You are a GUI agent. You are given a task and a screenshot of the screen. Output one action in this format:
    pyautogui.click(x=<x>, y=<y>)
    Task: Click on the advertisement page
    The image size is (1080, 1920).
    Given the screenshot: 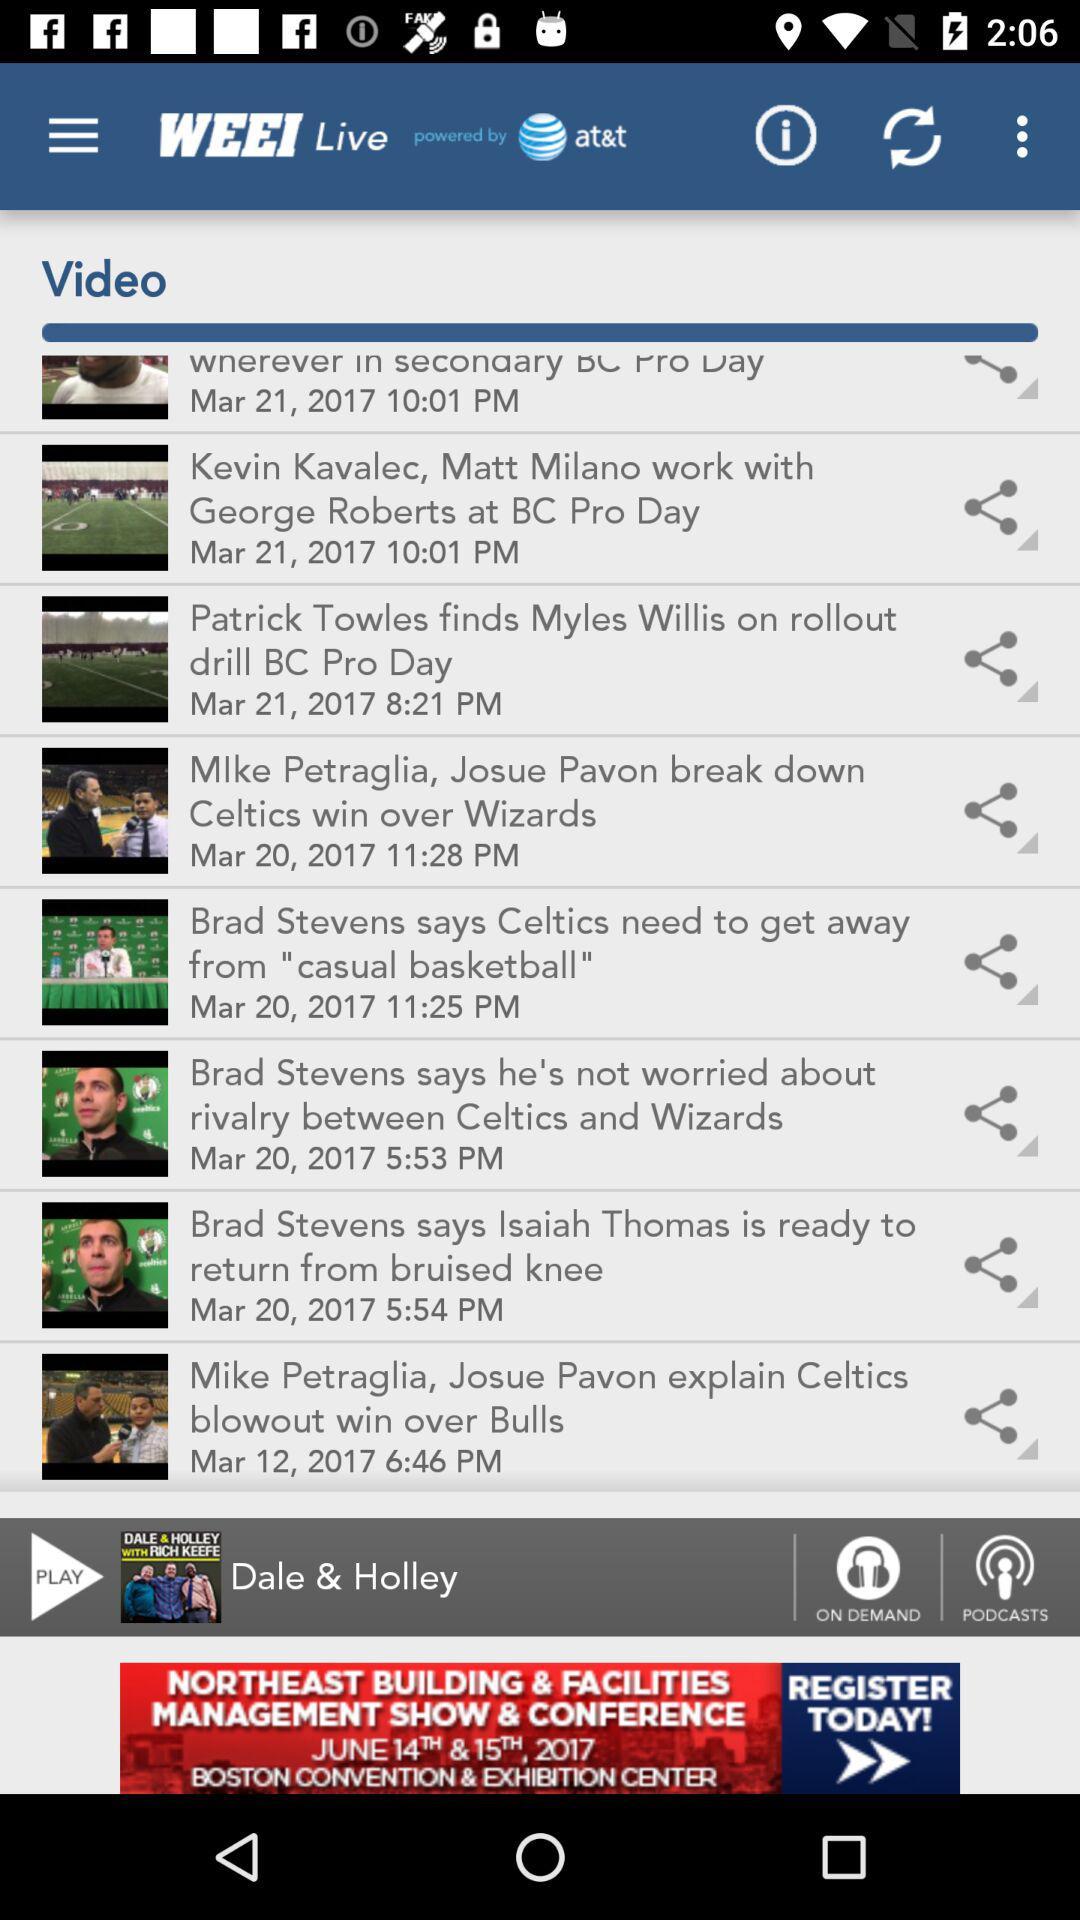 What is the action you would take?
    pyautogui.click(x=540, y=1727)
    